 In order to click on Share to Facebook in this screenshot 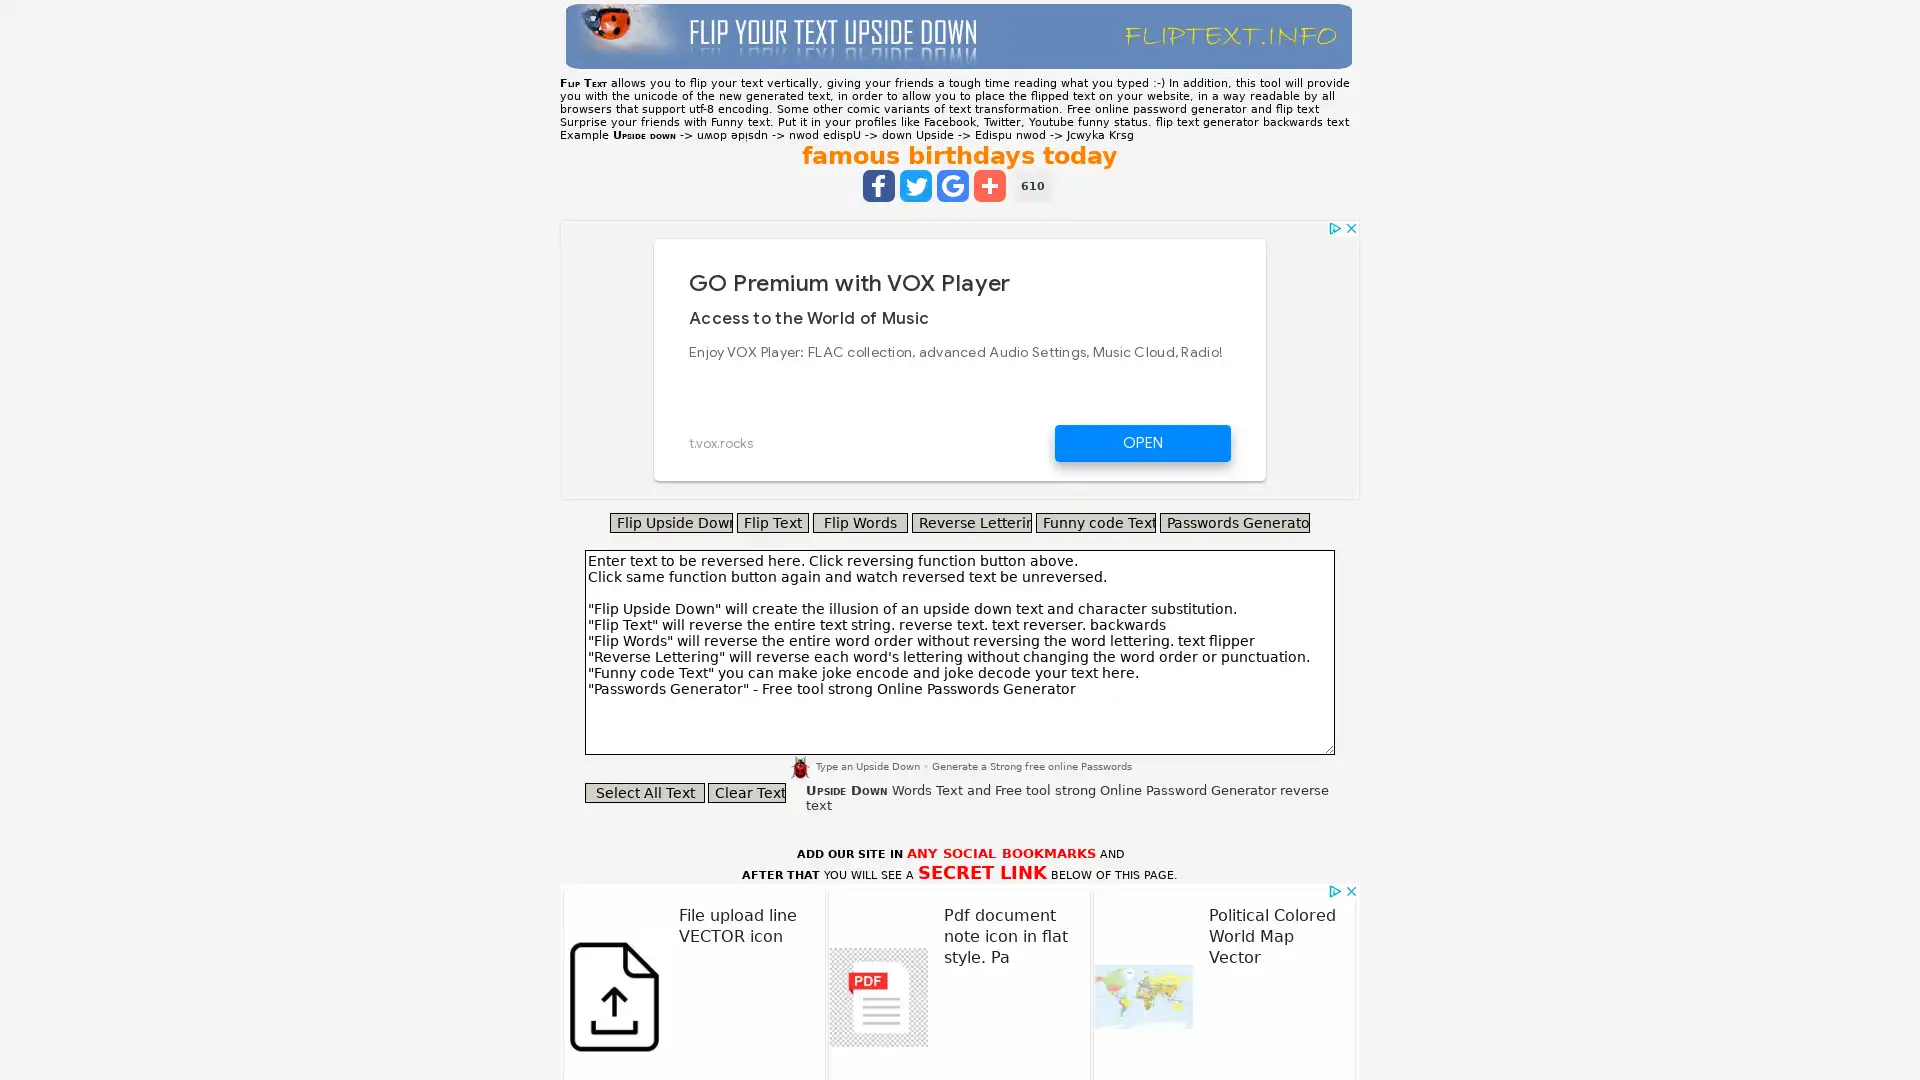, I will do `click(878, 185)`.